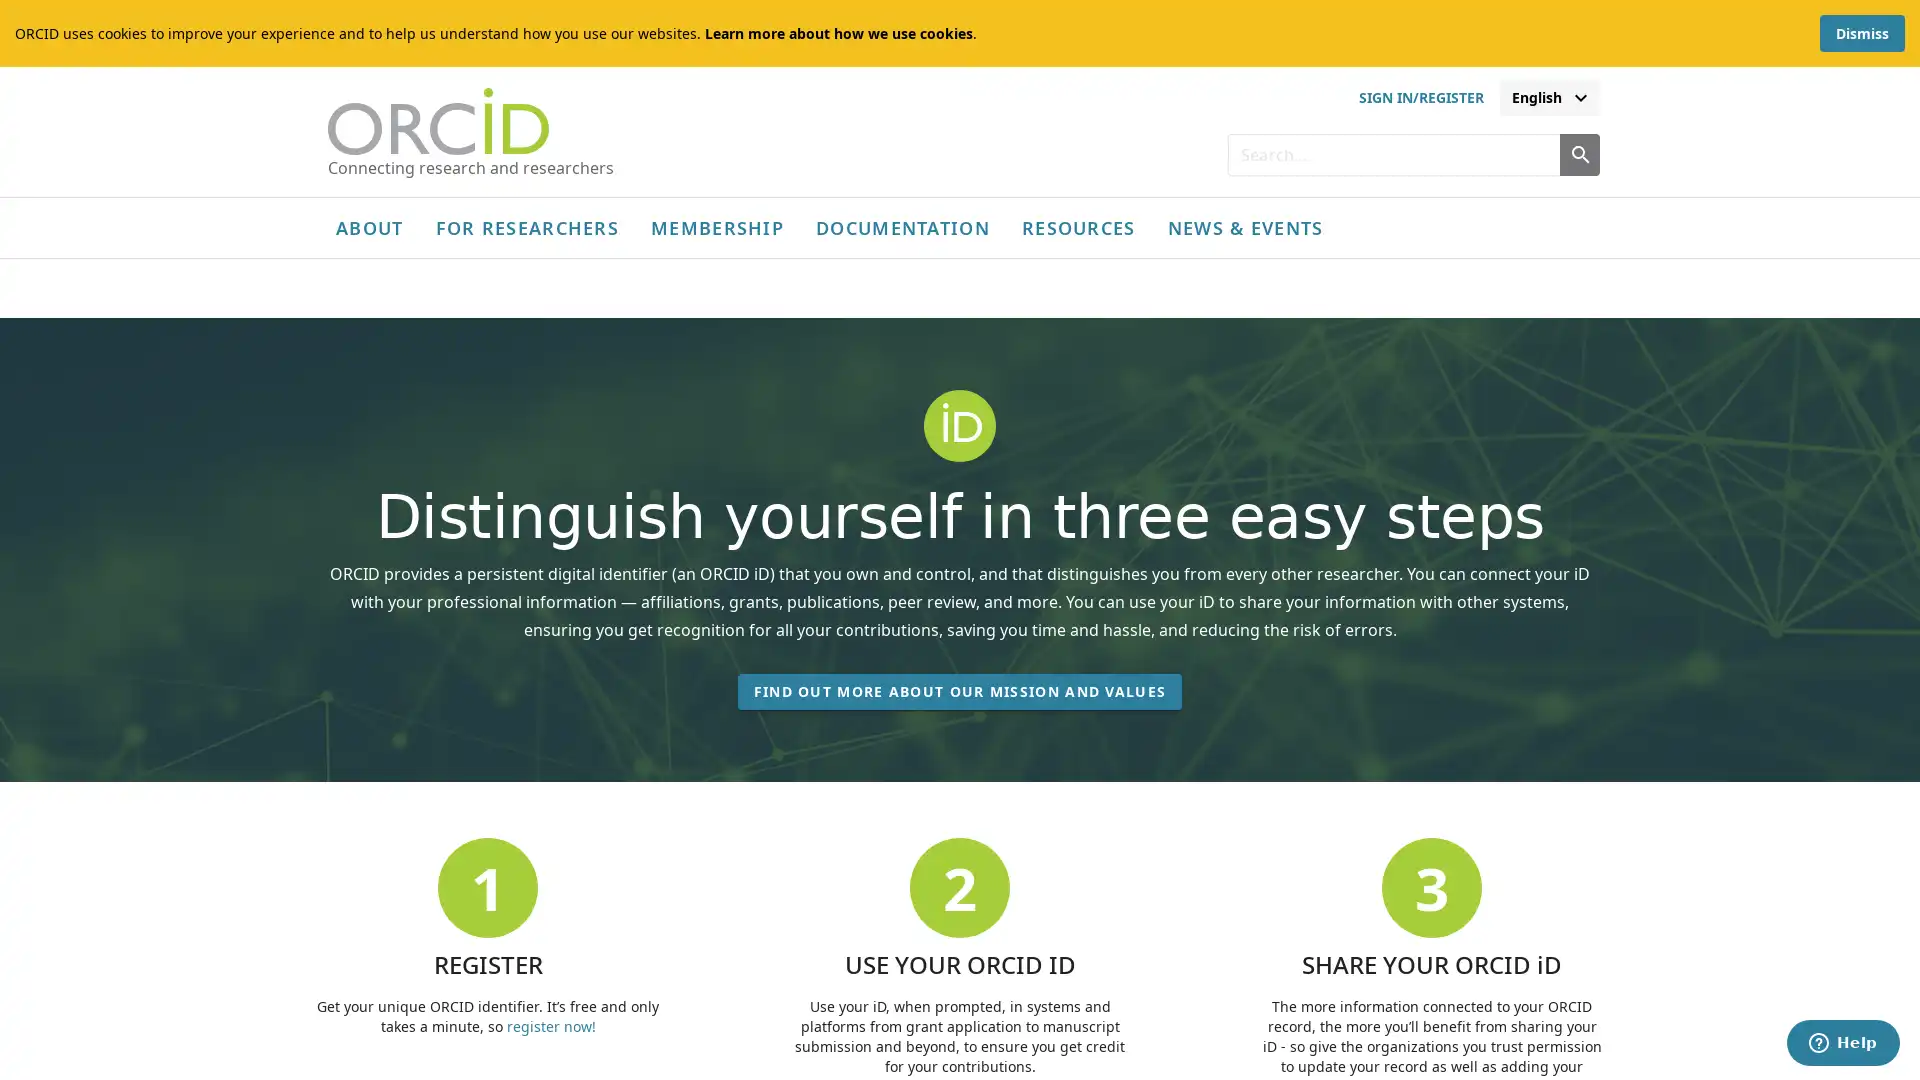  Describe the element at coordinates (527, 226) in the screenshot. I see `FOR RESEARCHERS` at that location.